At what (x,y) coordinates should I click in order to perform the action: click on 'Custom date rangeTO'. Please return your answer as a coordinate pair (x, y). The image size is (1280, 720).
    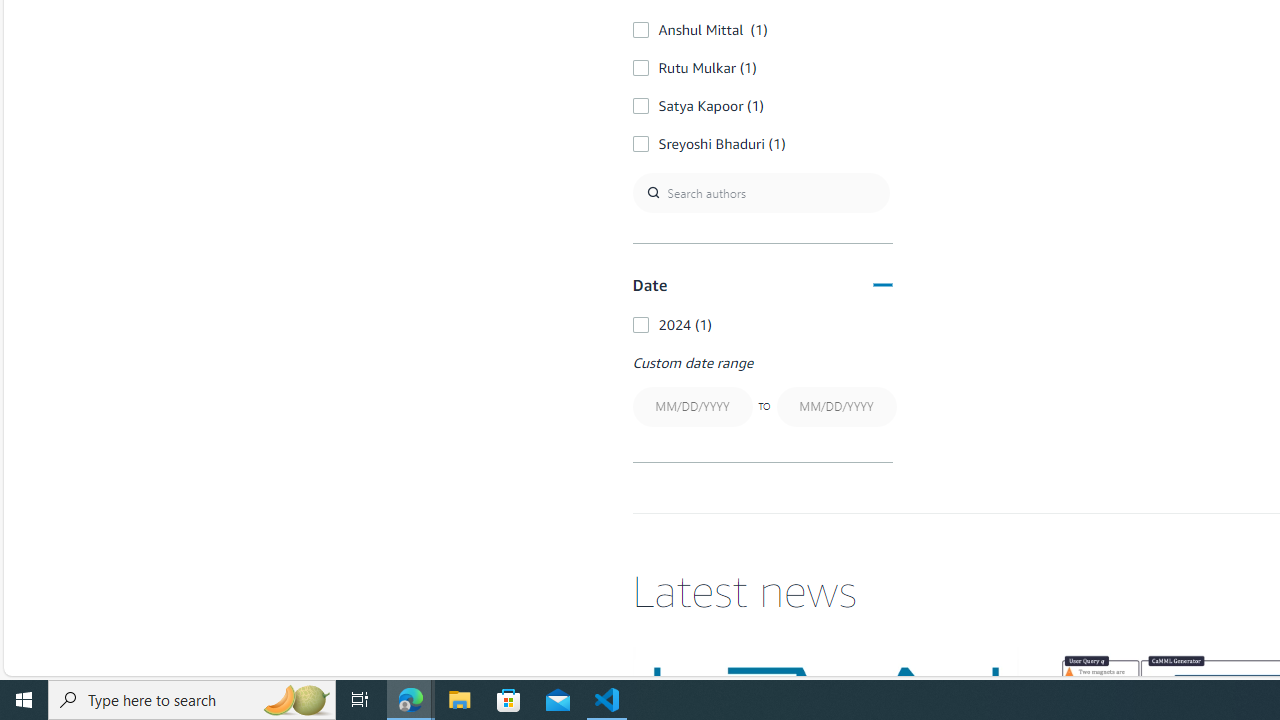
    Looking at the image, I should click on (761, 392).